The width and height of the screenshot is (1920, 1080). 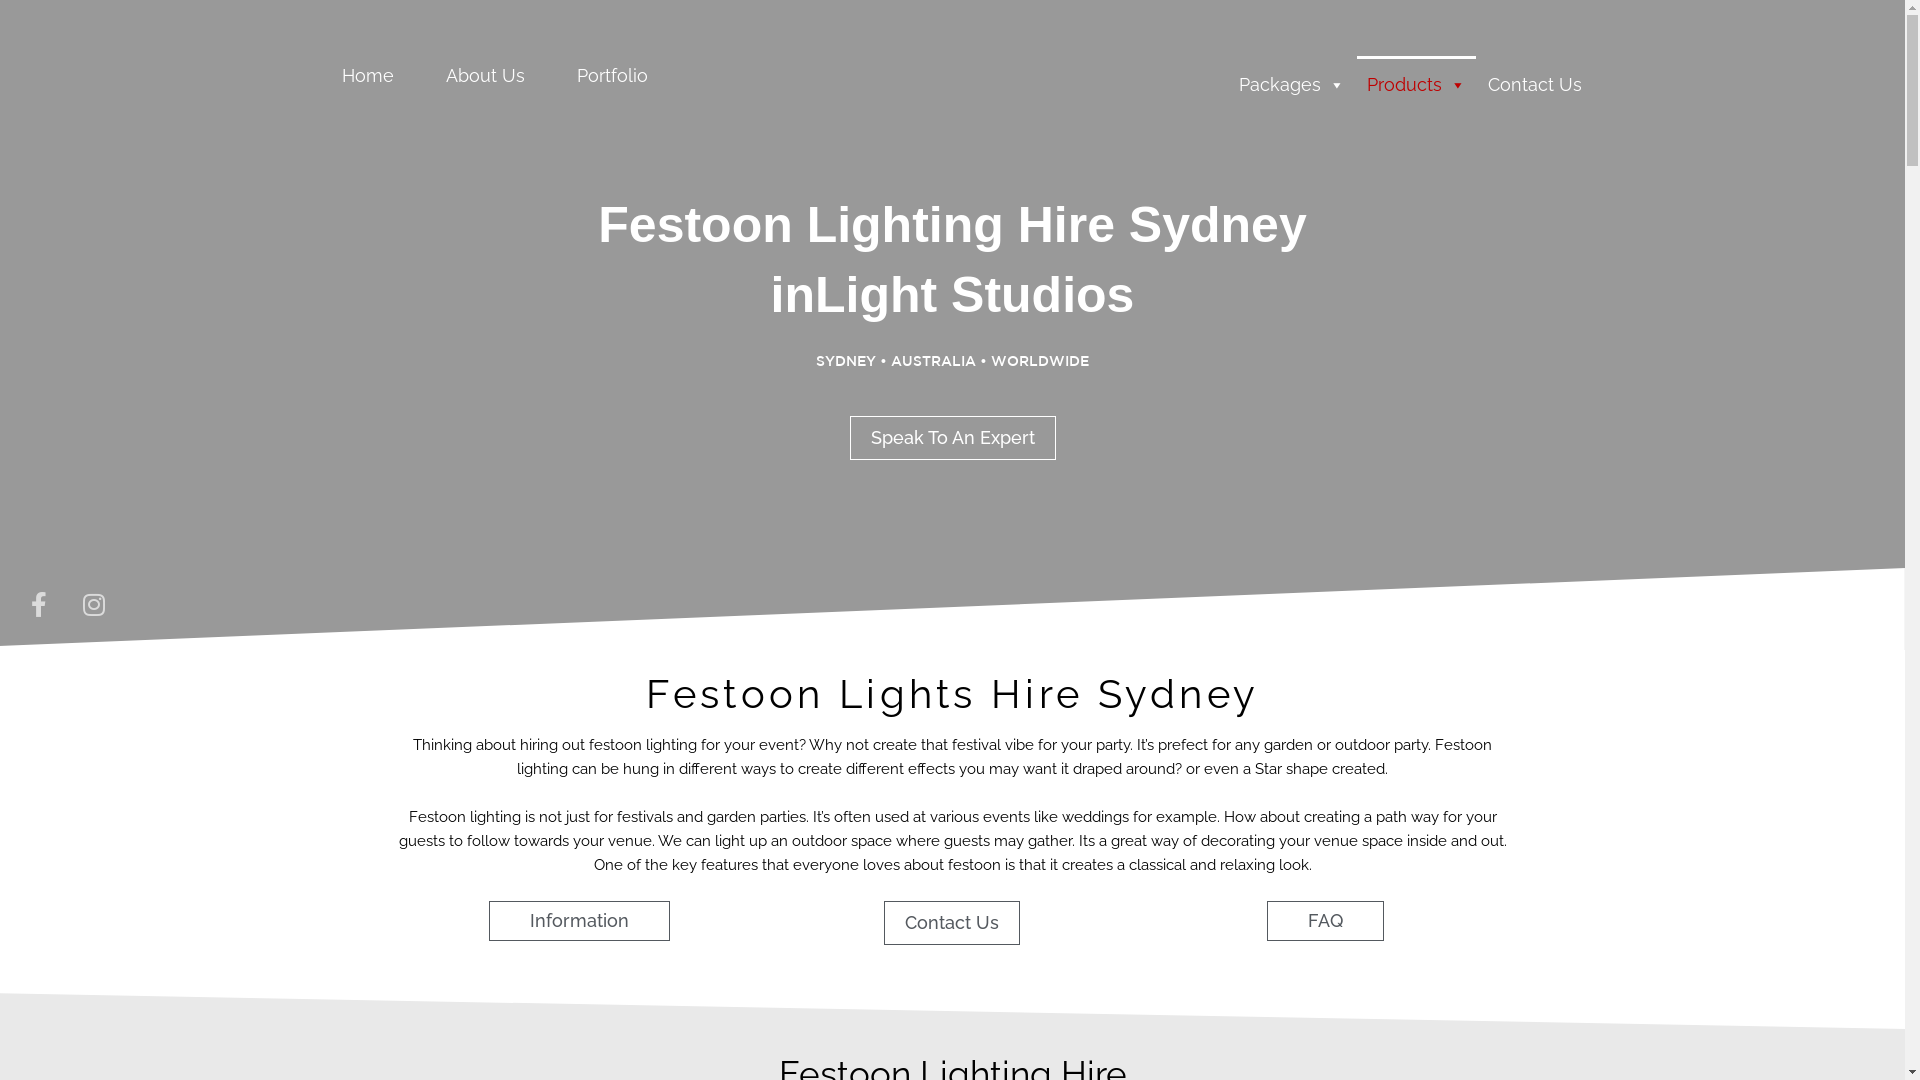 I want to click on 'Facebook-f', so click(x=38, y=604).